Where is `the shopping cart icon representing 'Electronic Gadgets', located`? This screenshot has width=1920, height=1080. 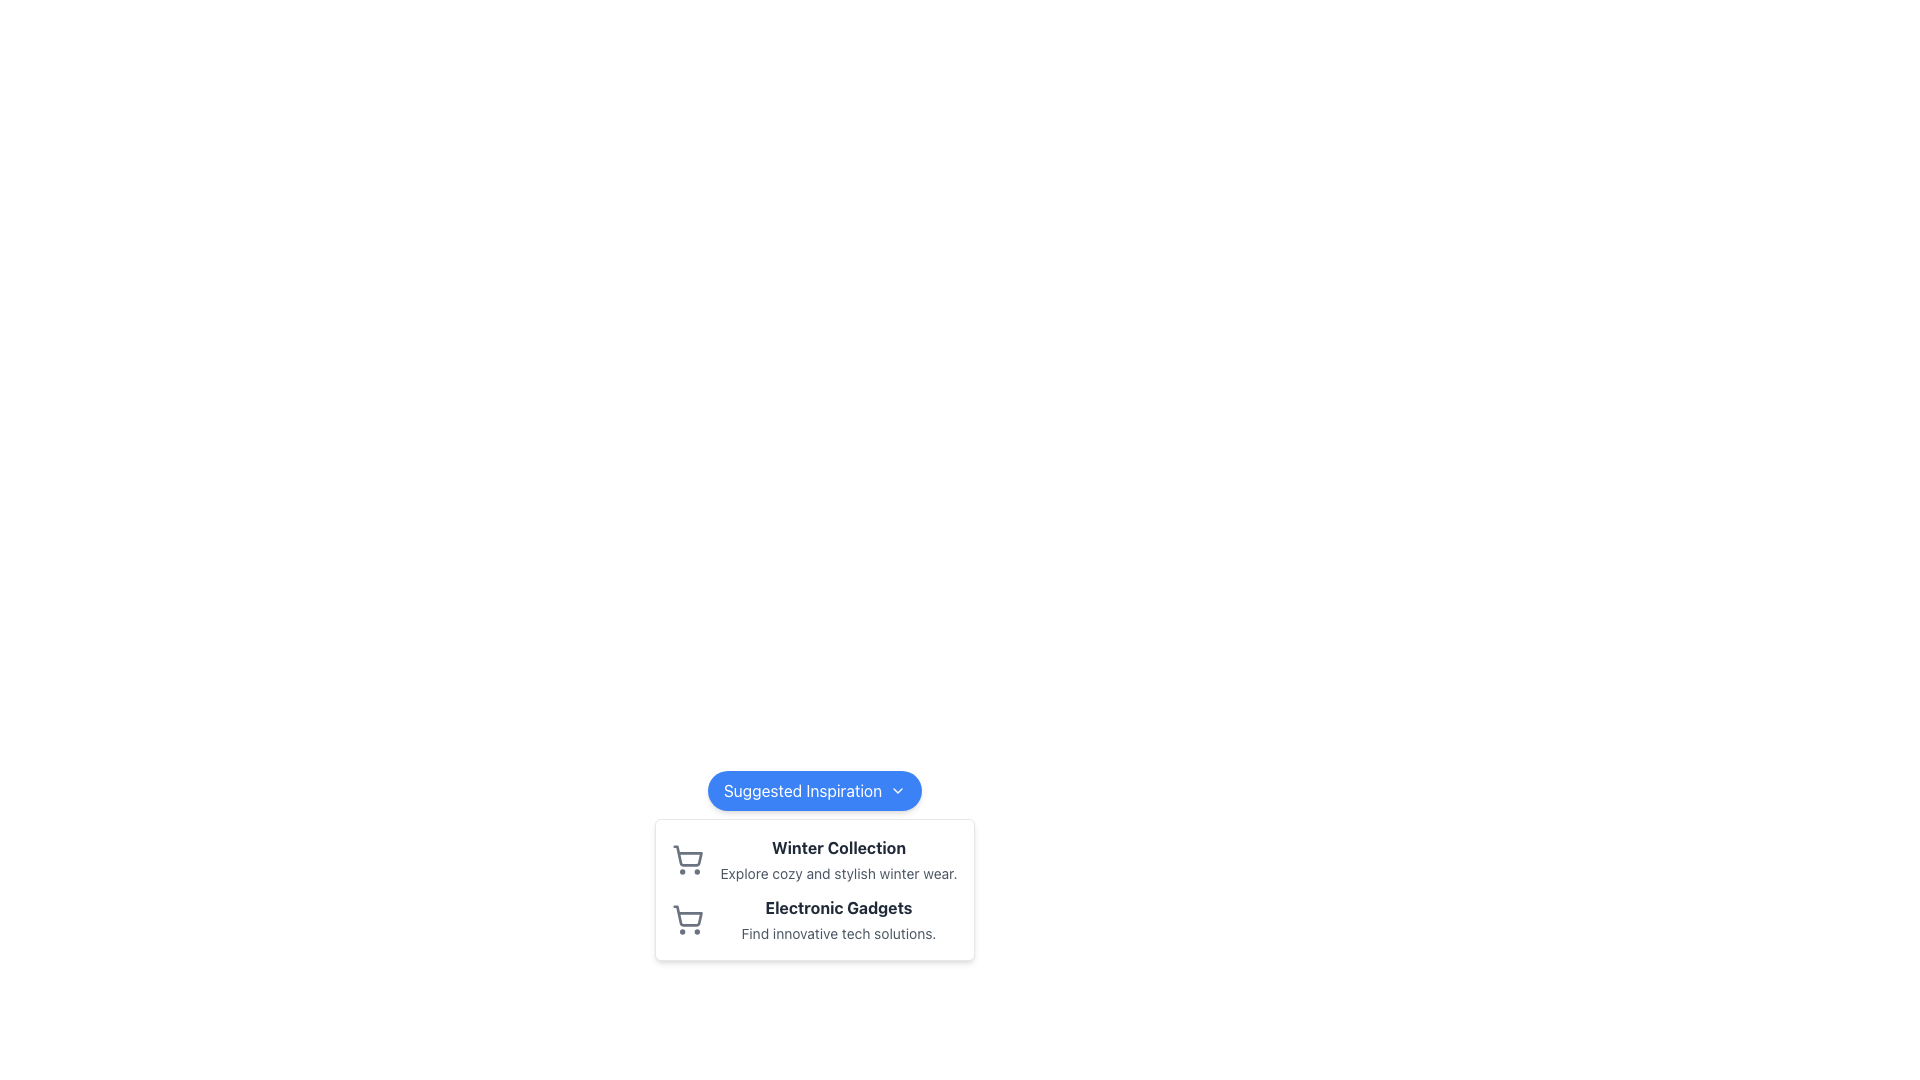
the shopping cart icon representing 'Electronic Gadgets', located is located at coordinates (687, 920).